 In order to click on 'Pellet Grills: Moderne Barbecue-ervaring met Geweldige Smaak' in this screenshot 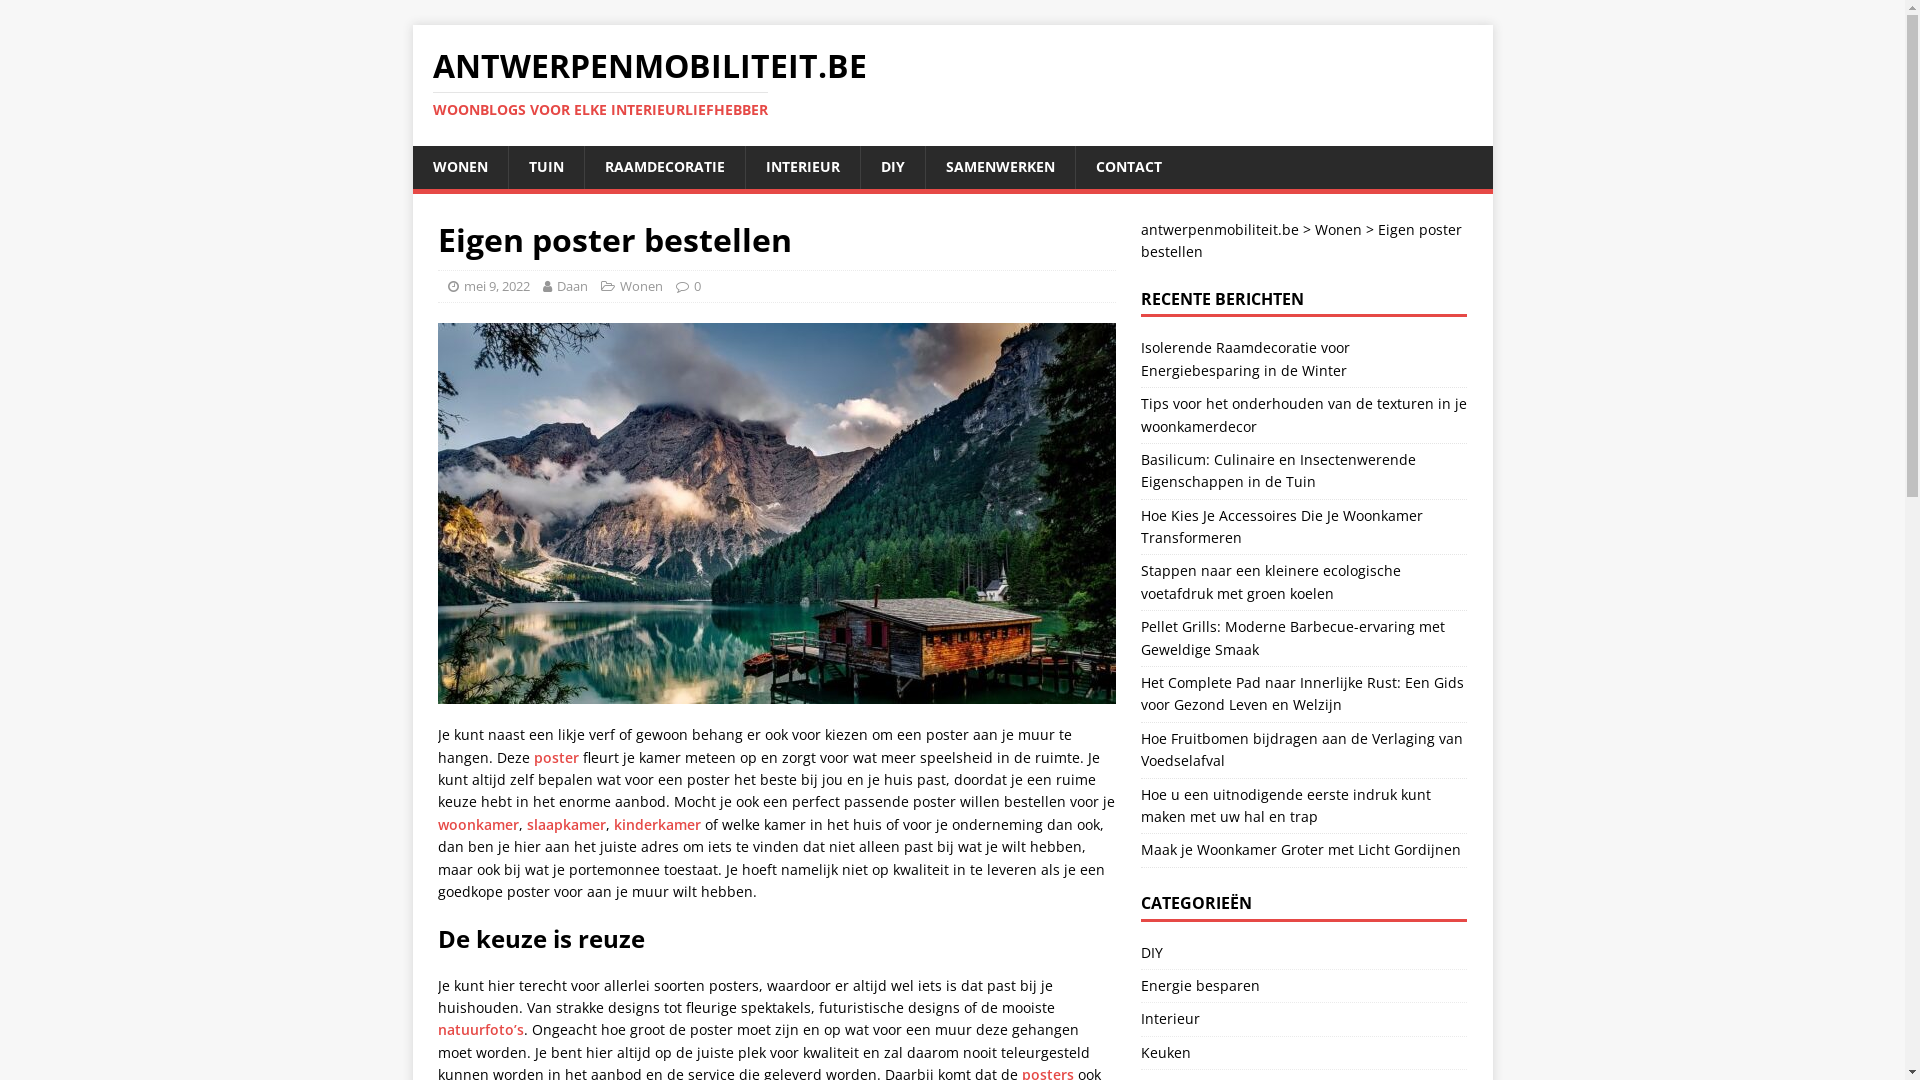, I will do `click(1292, 637)`.